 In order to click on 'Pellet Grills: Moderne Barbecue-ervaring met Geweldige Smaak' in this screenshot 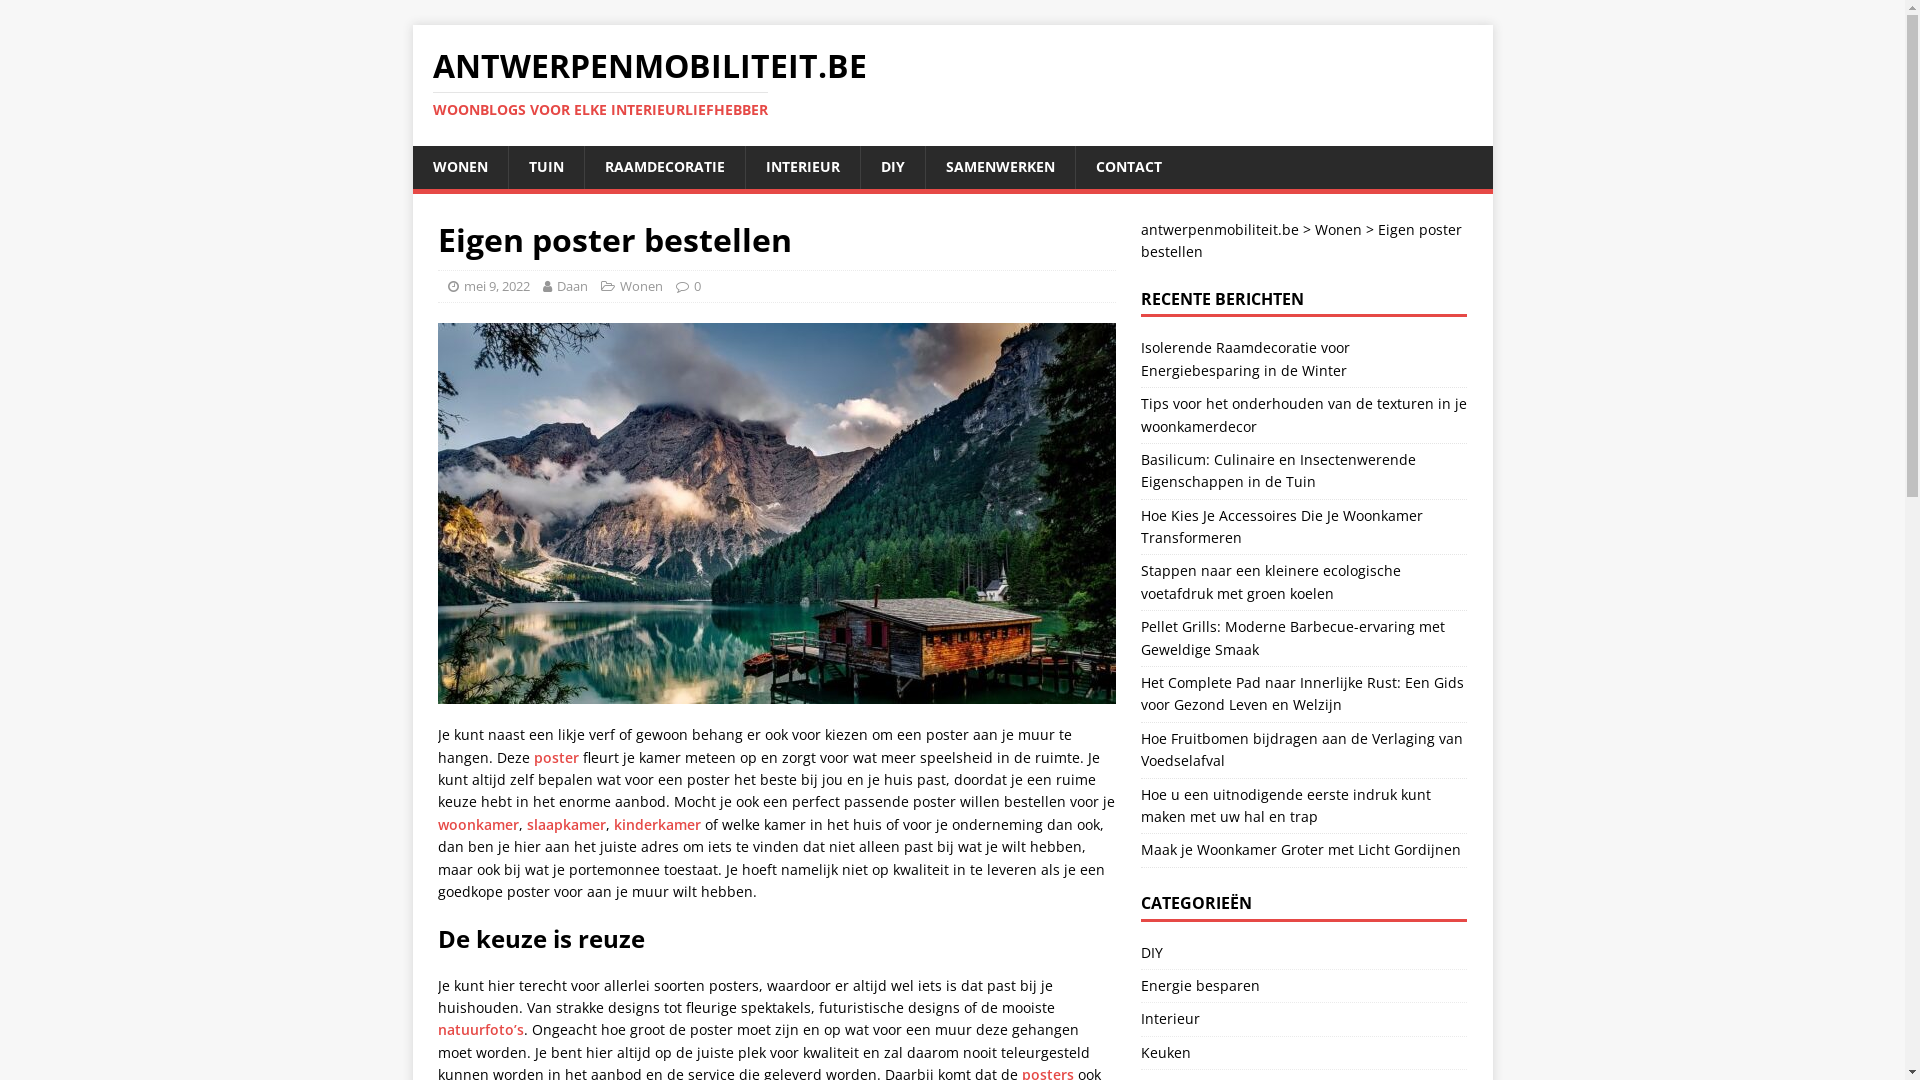, I will do `click(1292, 637)`.